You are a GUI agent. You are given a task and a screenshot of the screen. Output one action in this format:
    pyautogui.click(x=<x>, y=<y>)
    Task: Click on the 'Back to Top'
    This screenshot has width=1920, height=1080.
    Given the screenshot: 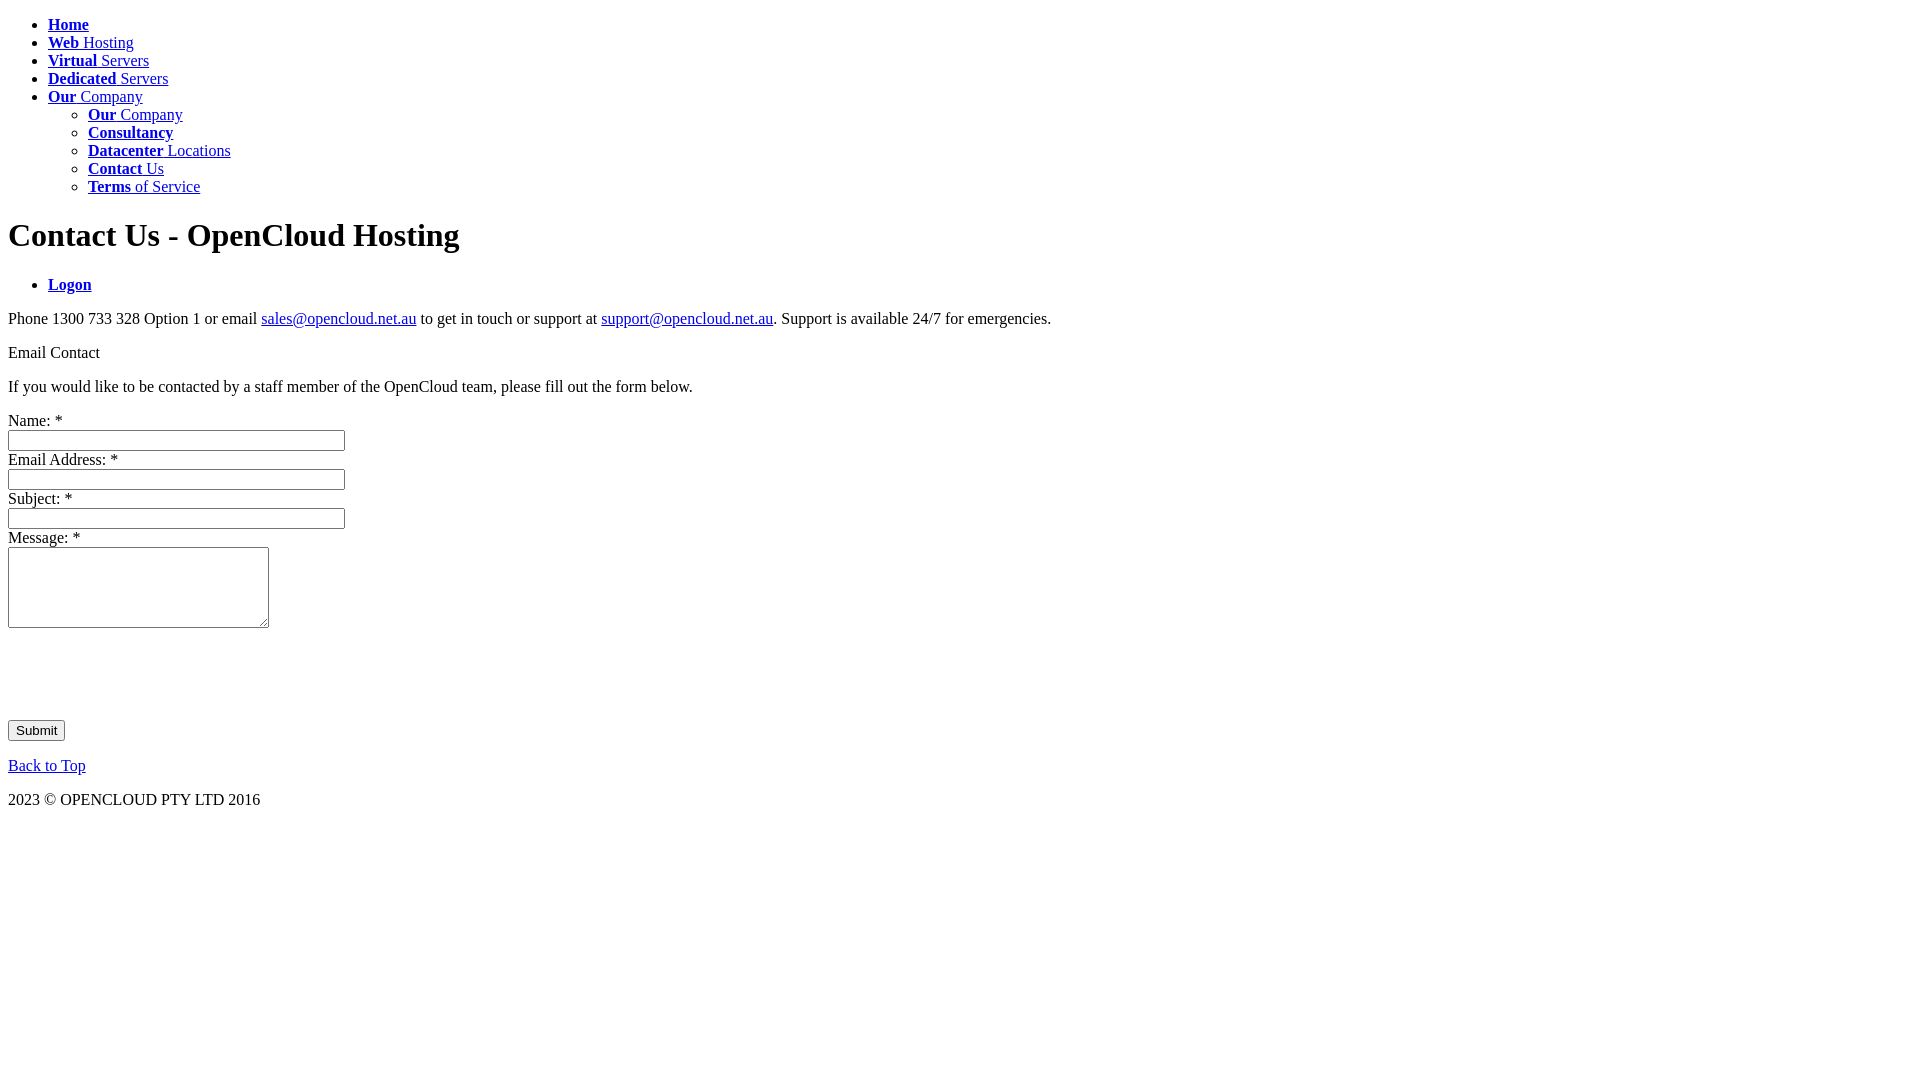 What is the action you would take?
    pyautogui.click(x=8, y=765)
    